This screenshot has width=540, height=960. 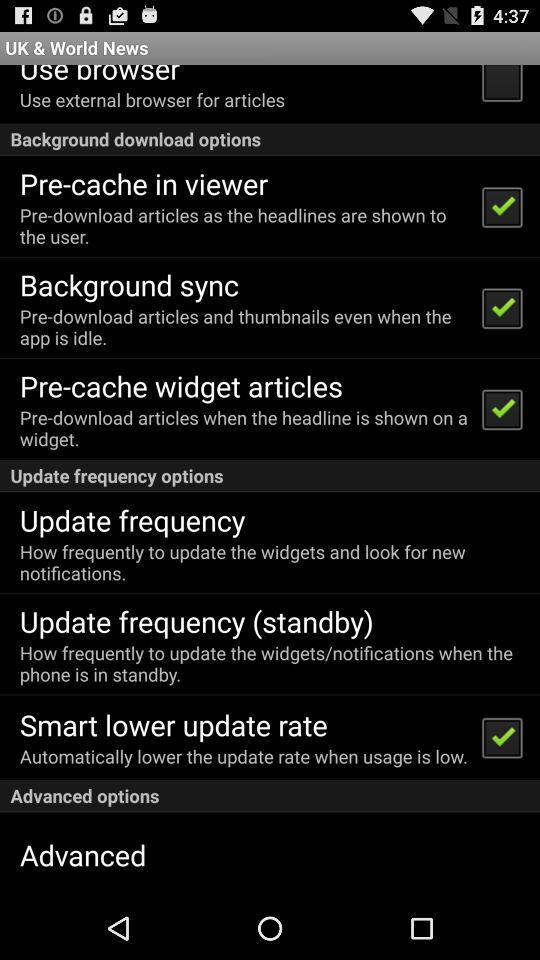 I want to click on advanced options item, so click(x=270, y=796).